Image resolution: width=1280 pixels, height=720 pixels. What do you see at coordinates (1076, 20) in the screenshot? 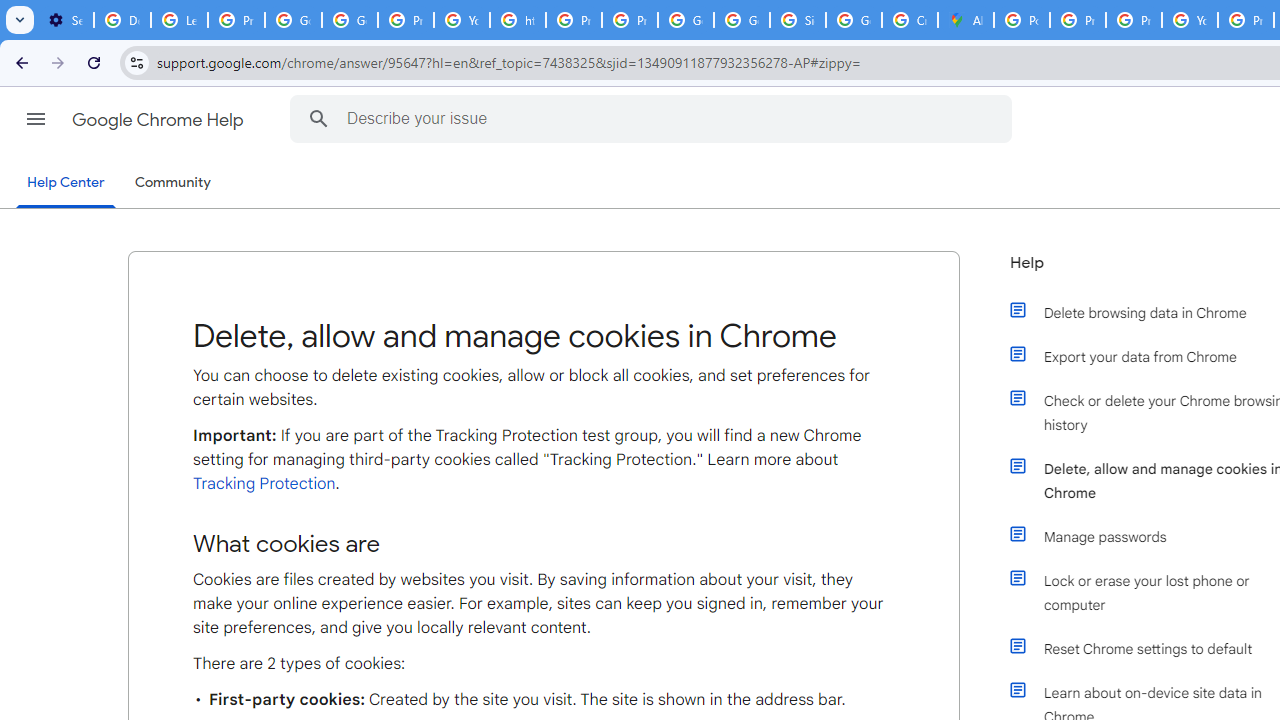
I see `'Privacy Help Center - Policies Help'` at bounding box center [1076, 20].